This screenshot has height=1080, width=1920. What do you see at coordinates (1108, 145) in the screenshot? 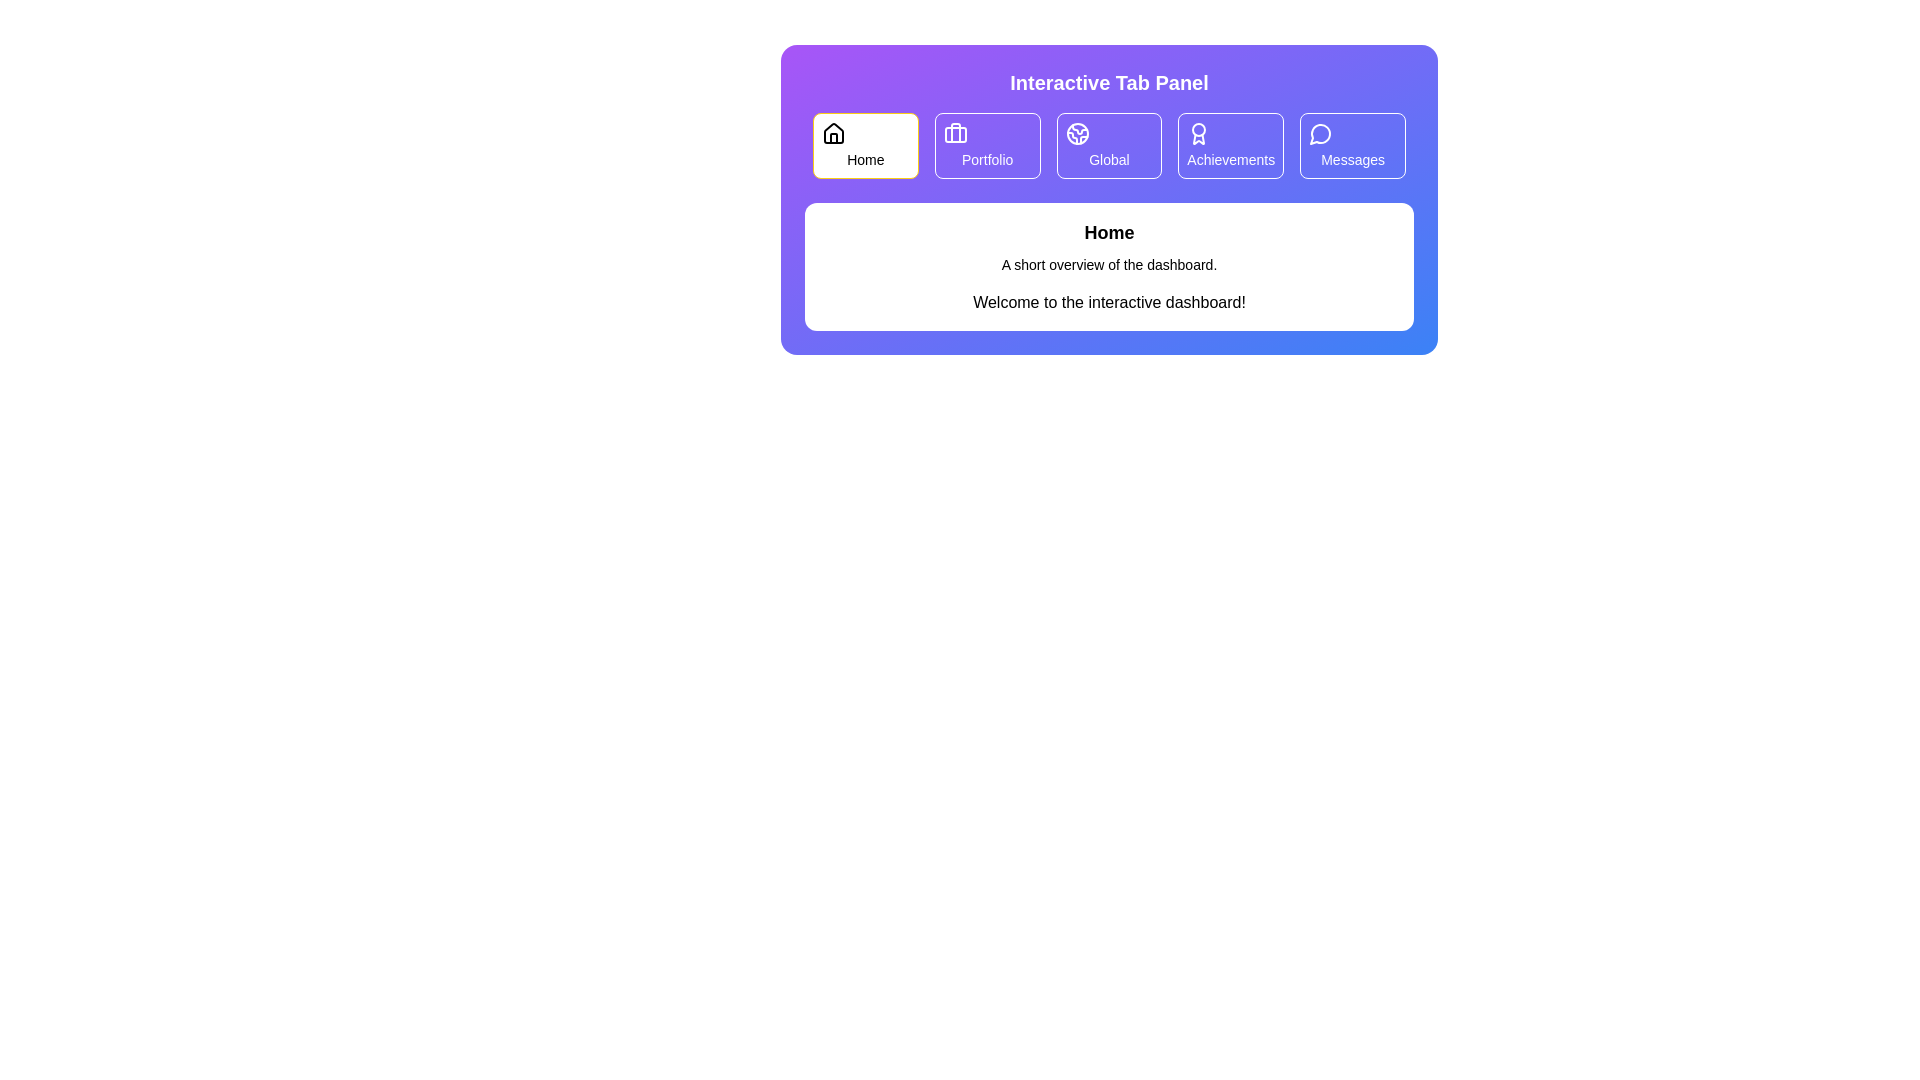
I see `the 'Global' tab in the navigation panel` at bounding box center [1108, 145].